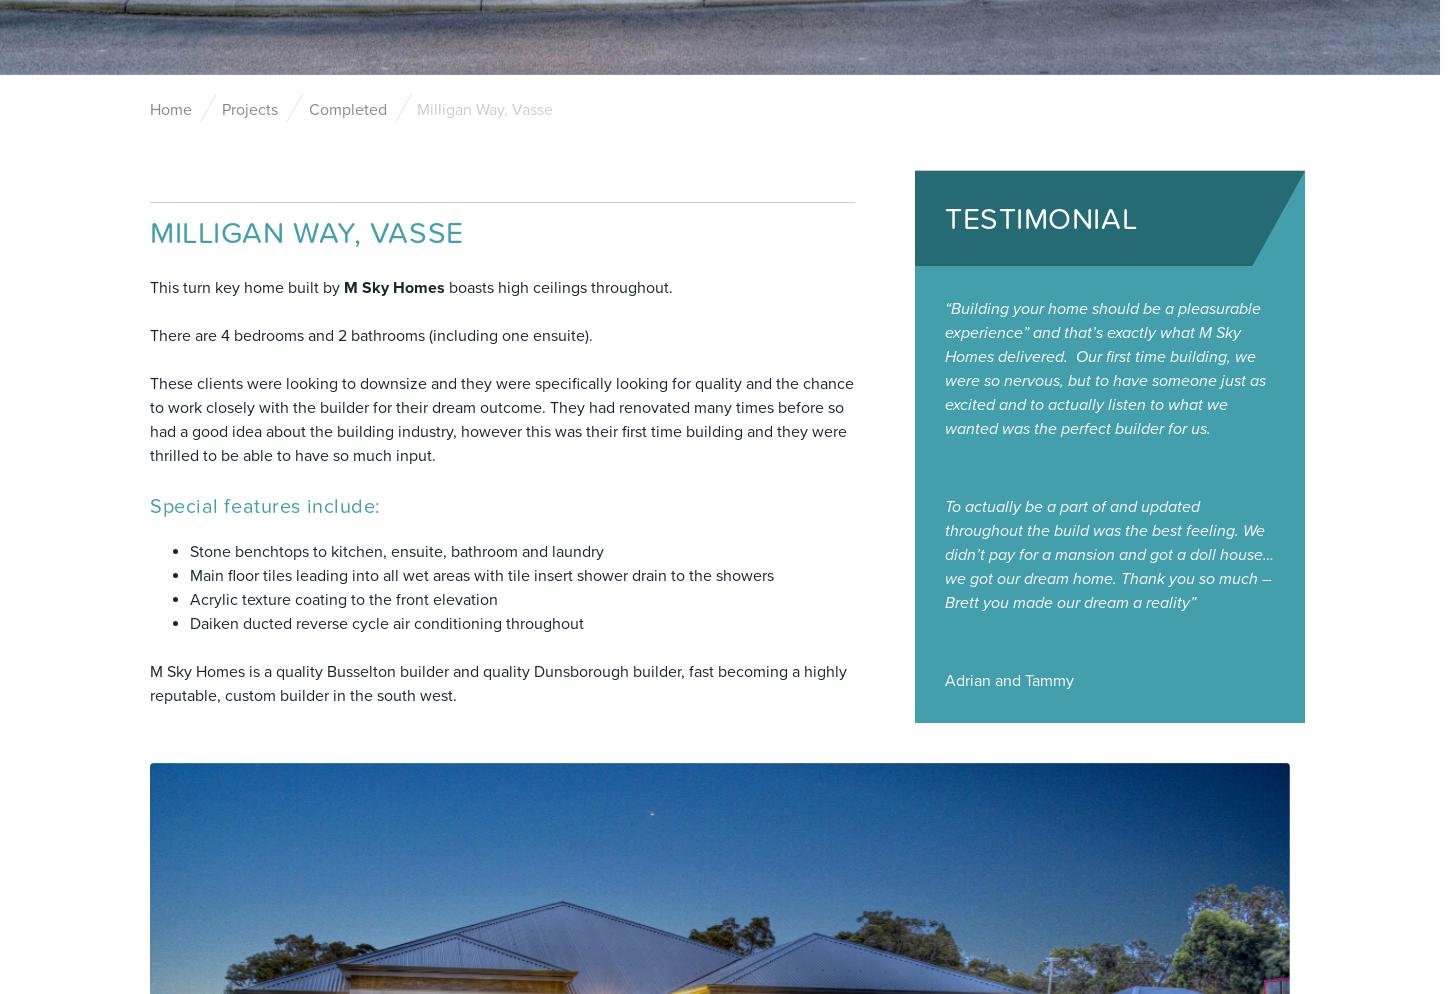 Image resolution: width=1455 pixels, height=994 pixels. Describe the element at coordinates (170, 108) in the screenshot. I see `'Home'` at that location.